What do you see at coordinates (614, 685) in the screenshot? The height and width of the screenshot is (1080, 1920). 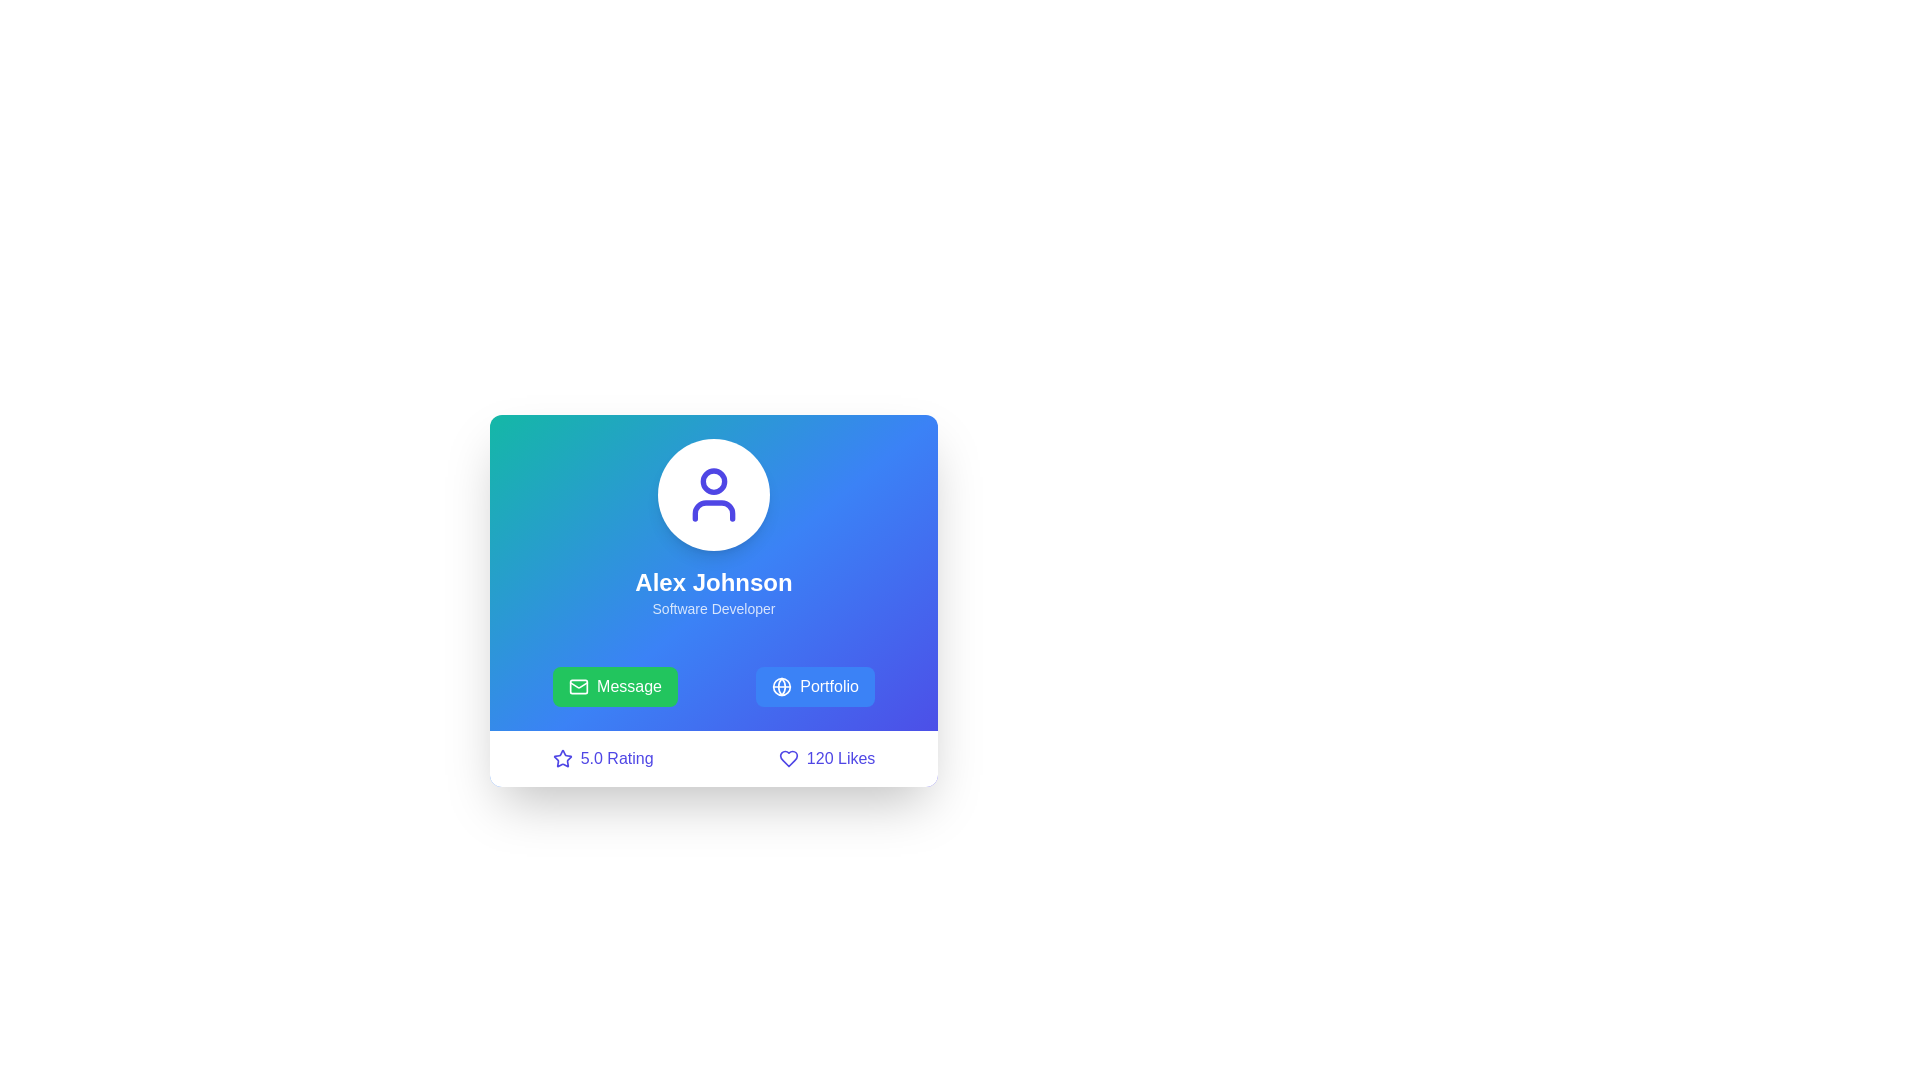 I see `the messaging button located at the bottom center of the card interface to send a message` at bounding box center [614, 685].